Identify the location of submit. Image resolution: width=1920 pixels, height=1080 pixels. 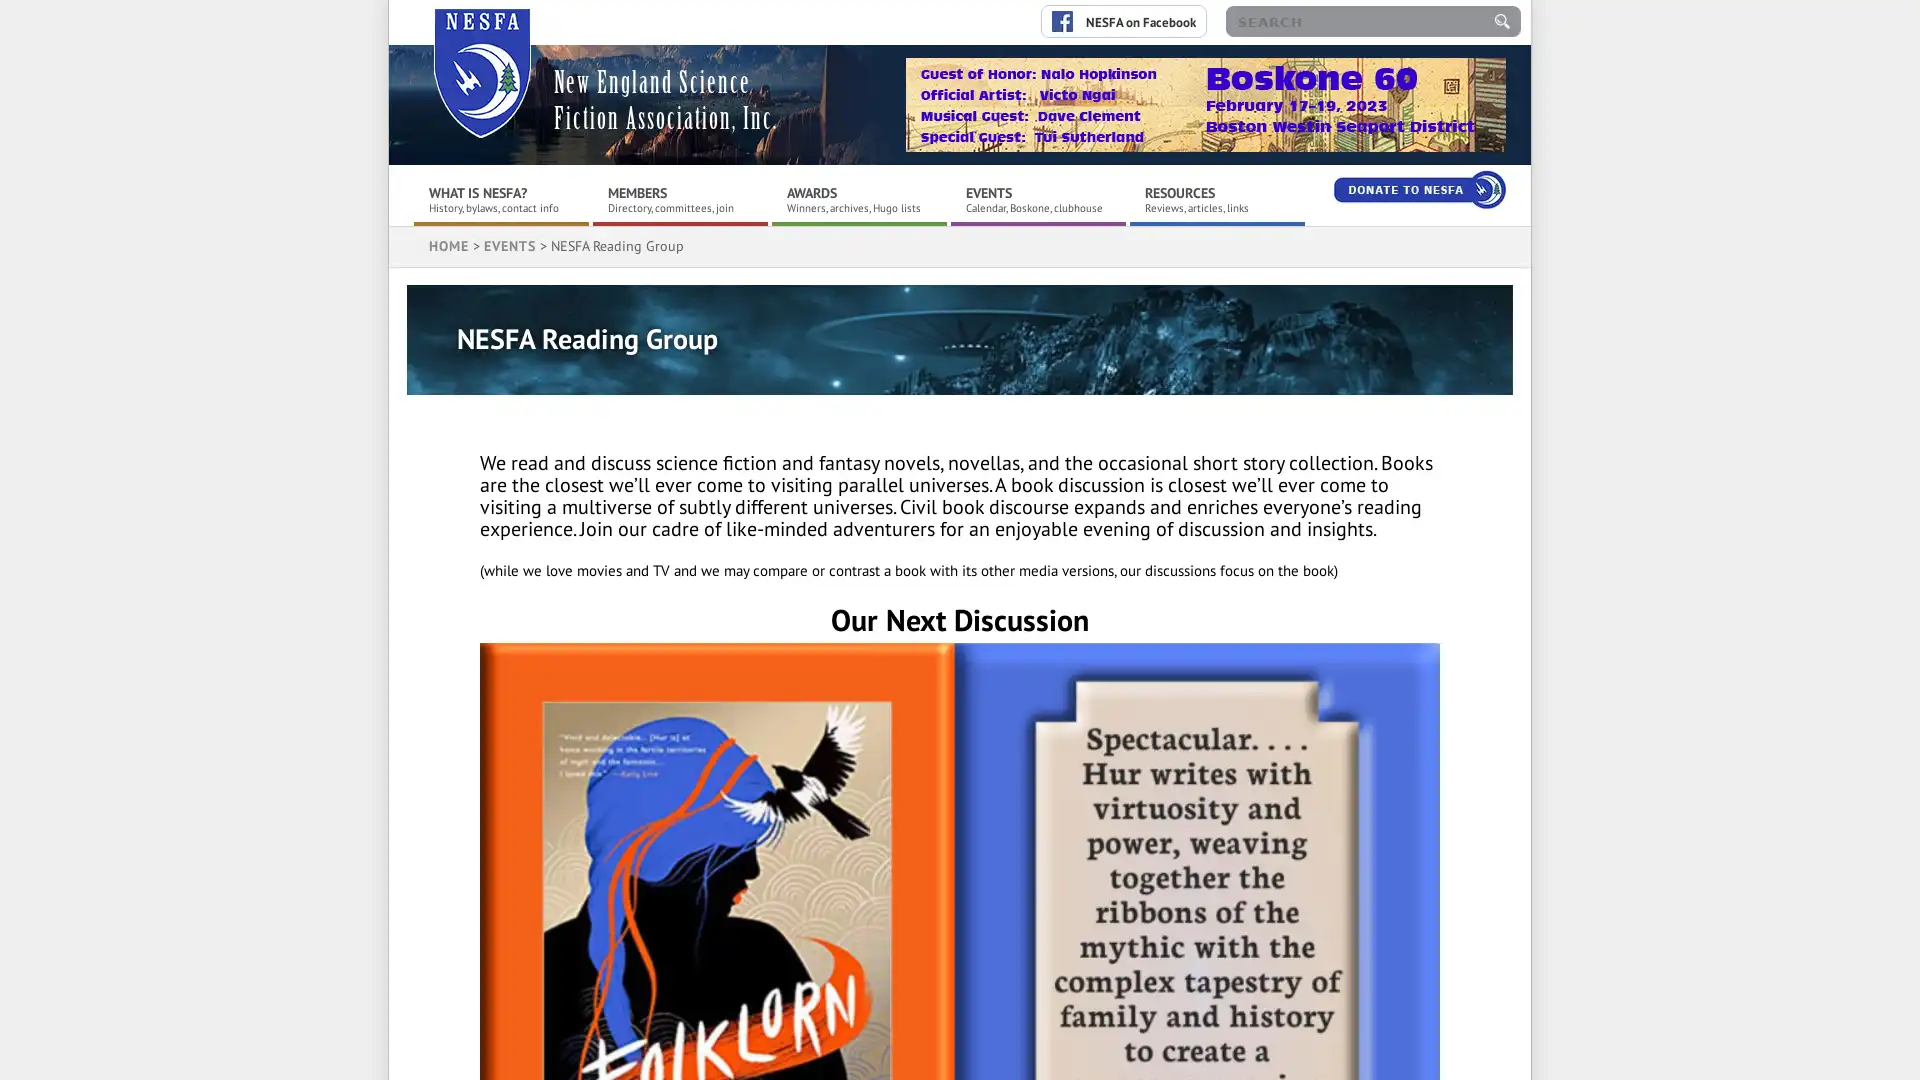
(1502, 21).